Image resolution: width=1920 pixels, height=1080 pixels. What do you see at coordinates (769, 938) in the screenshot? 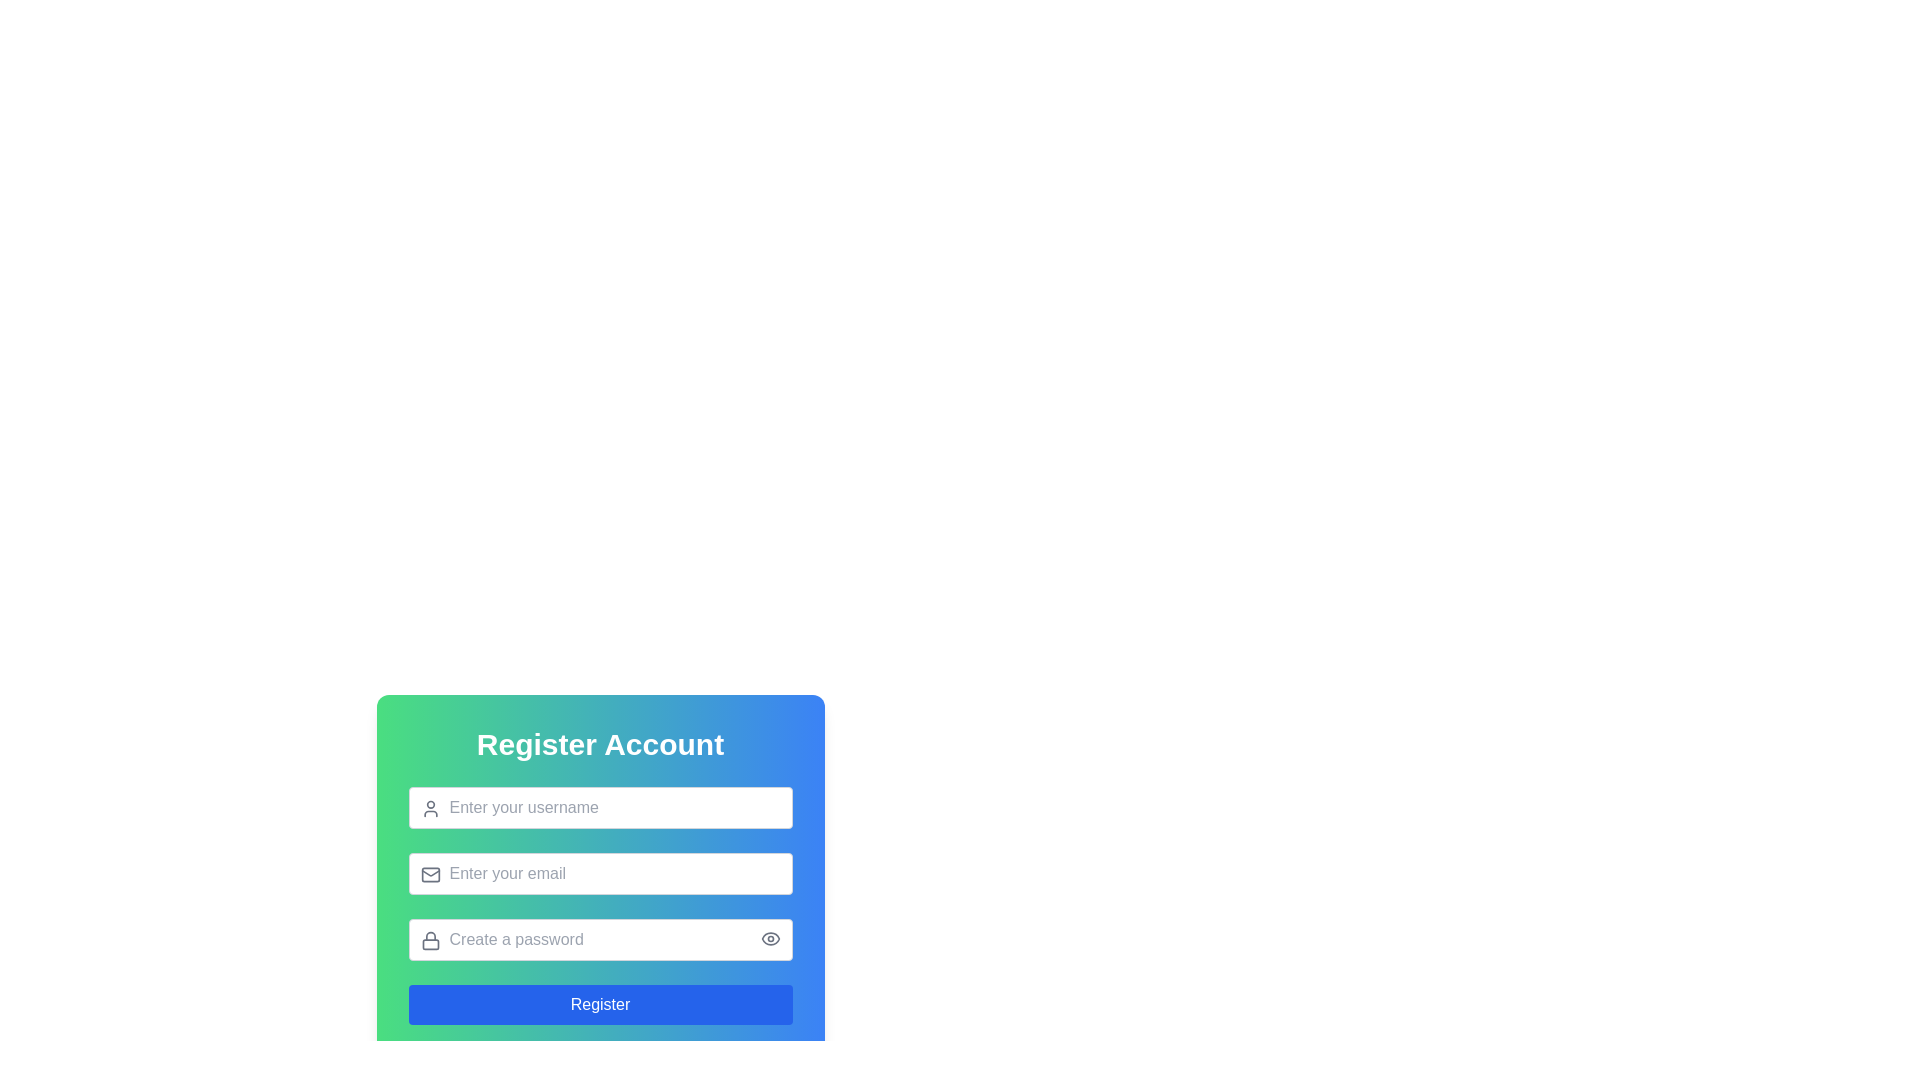
I see `the outer component of the eye-shaped icon located in the password input field of the registration form` at bounding box center [769, 938].